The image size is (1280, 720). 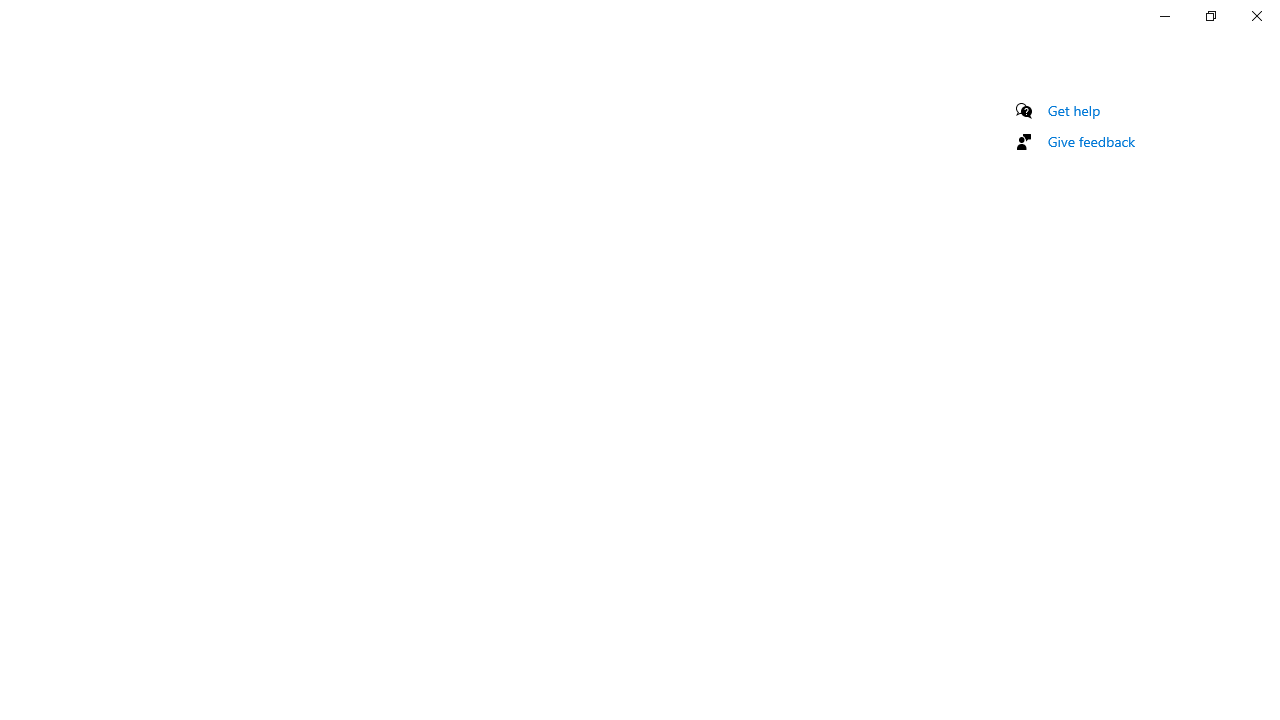 I want to click on 'Minimize Settings', so click(x=1164, y=15).